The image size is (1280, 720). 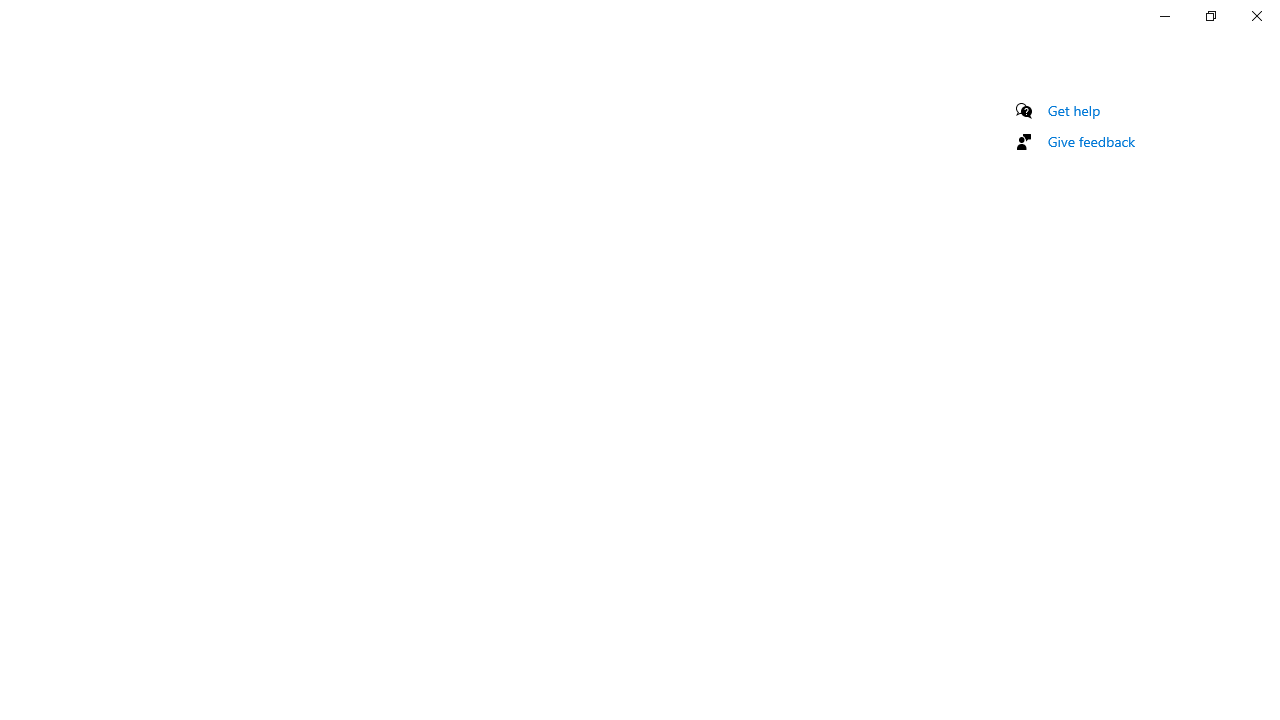 I want to click on 'Minimize Settings', so click(x=1164, y=15).